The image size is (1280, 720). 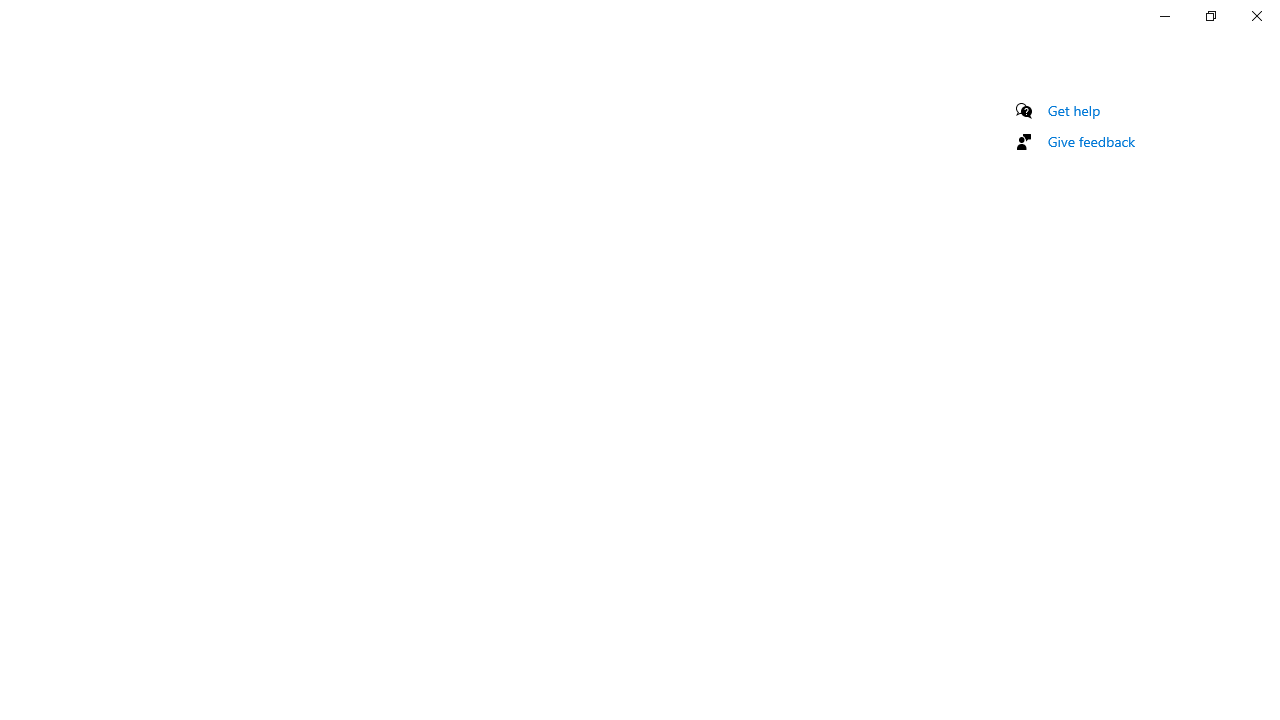 I want to click on 'Minimize Settings', so click(x=1164, y=15).